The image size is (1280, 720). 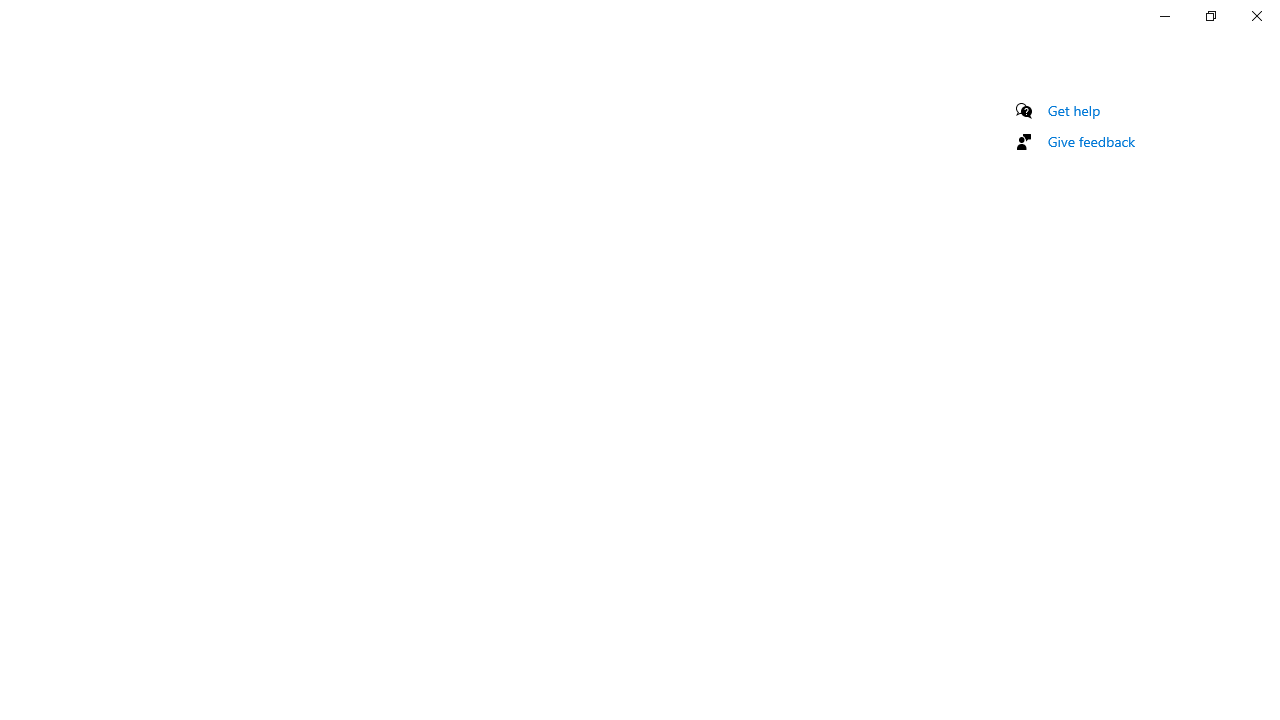 I want to click on 'Minimize Settings', so click(x=1164, y=15).